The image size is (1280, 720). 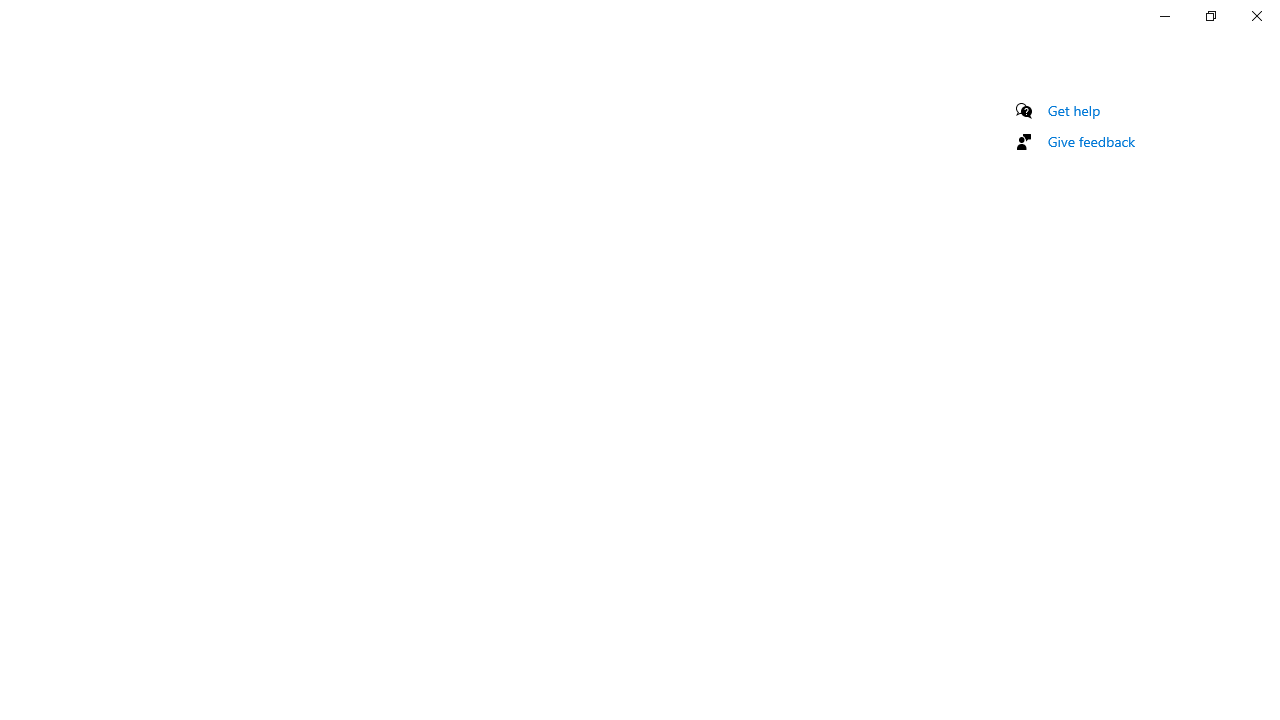 I want to click on 'Minimize Settings', so click(x=1164, y=15).